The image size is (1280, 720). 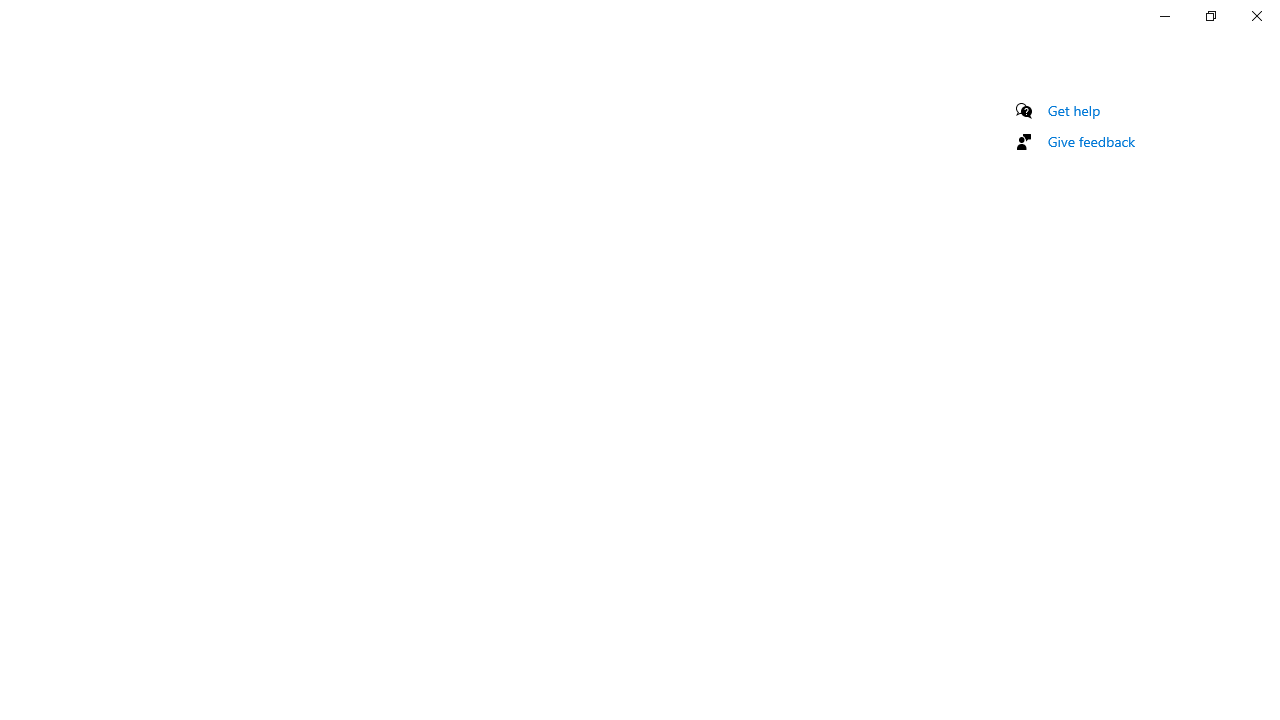 I want to click on 'Minimize Settings', so click(x=1164, y=15).